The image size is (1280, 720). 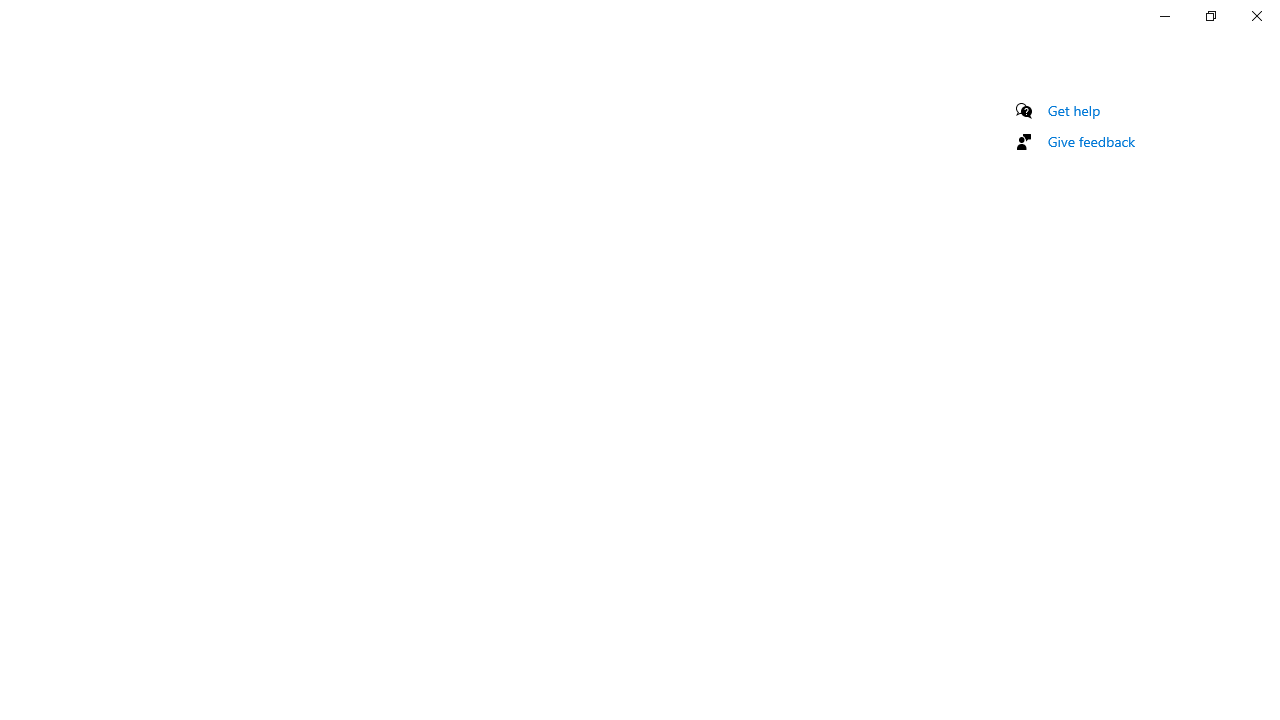 I want to click on 'Minimize Settings', so click(x=1164, y=15).